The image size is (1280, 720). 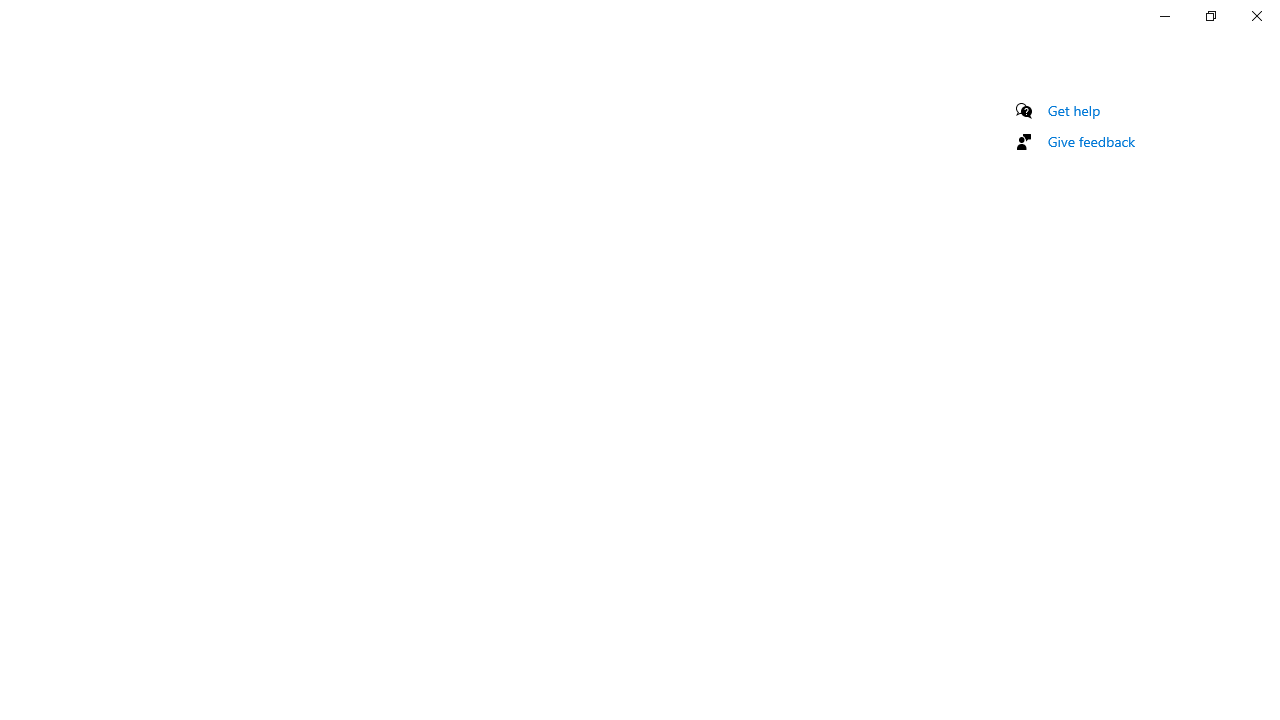 I want to click on 'Minimize Settings', so click(x=1164, y=15).